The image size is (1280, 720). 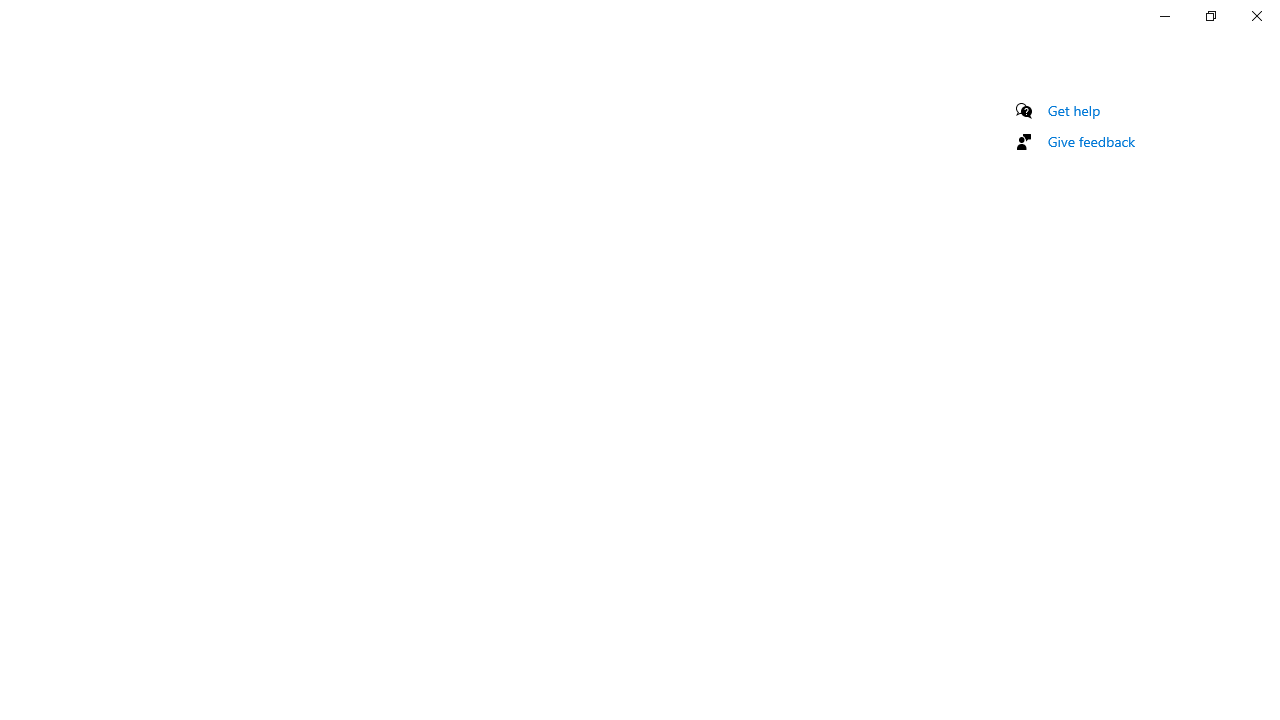 I want to click on 'Minimize Settings', so click(x=1164, y=15).